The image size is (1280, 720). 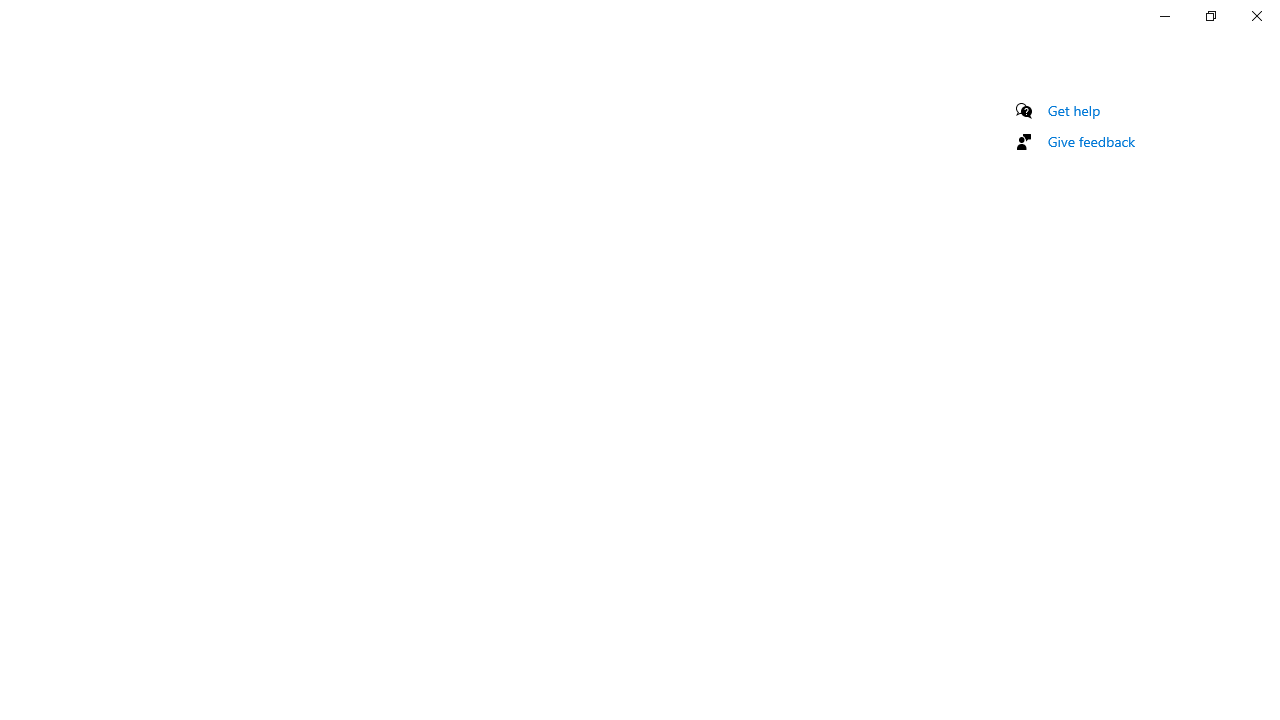 I want to click on 'Minimize Settings', so click(x=1164, y=15).